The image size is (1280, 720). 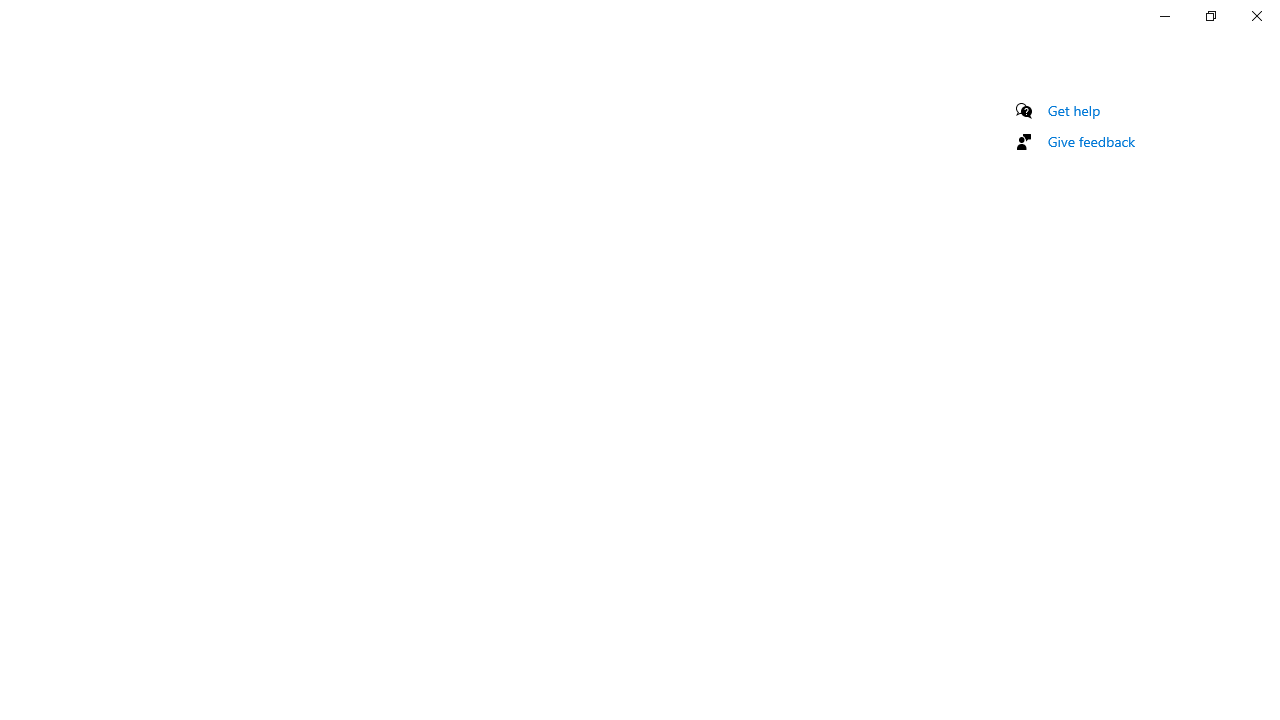 I want to click on 'Minimize Settings', so click(x=1164, y=15).